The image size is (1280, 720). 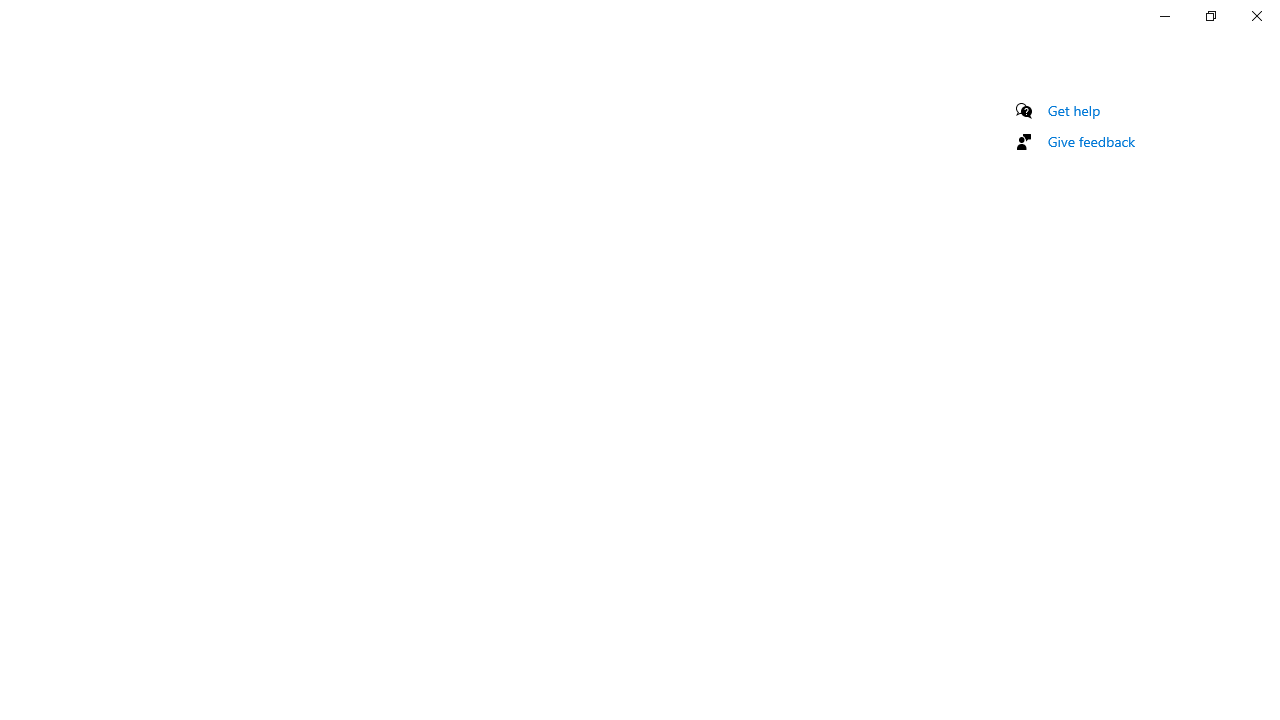 I want to click on 'Minimize Settings', so click(x=1164, y=15).